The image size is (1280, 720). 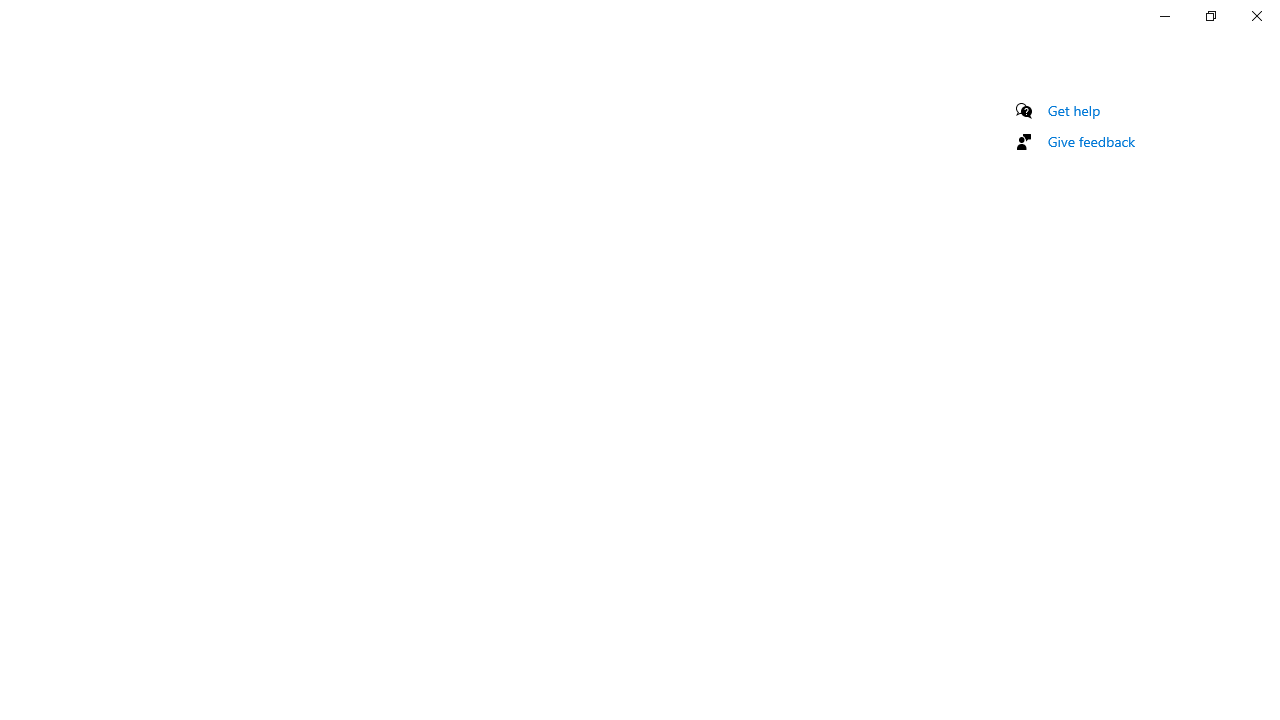 I want to click on 'Minimize Settings', so click(x=1164, y=15).